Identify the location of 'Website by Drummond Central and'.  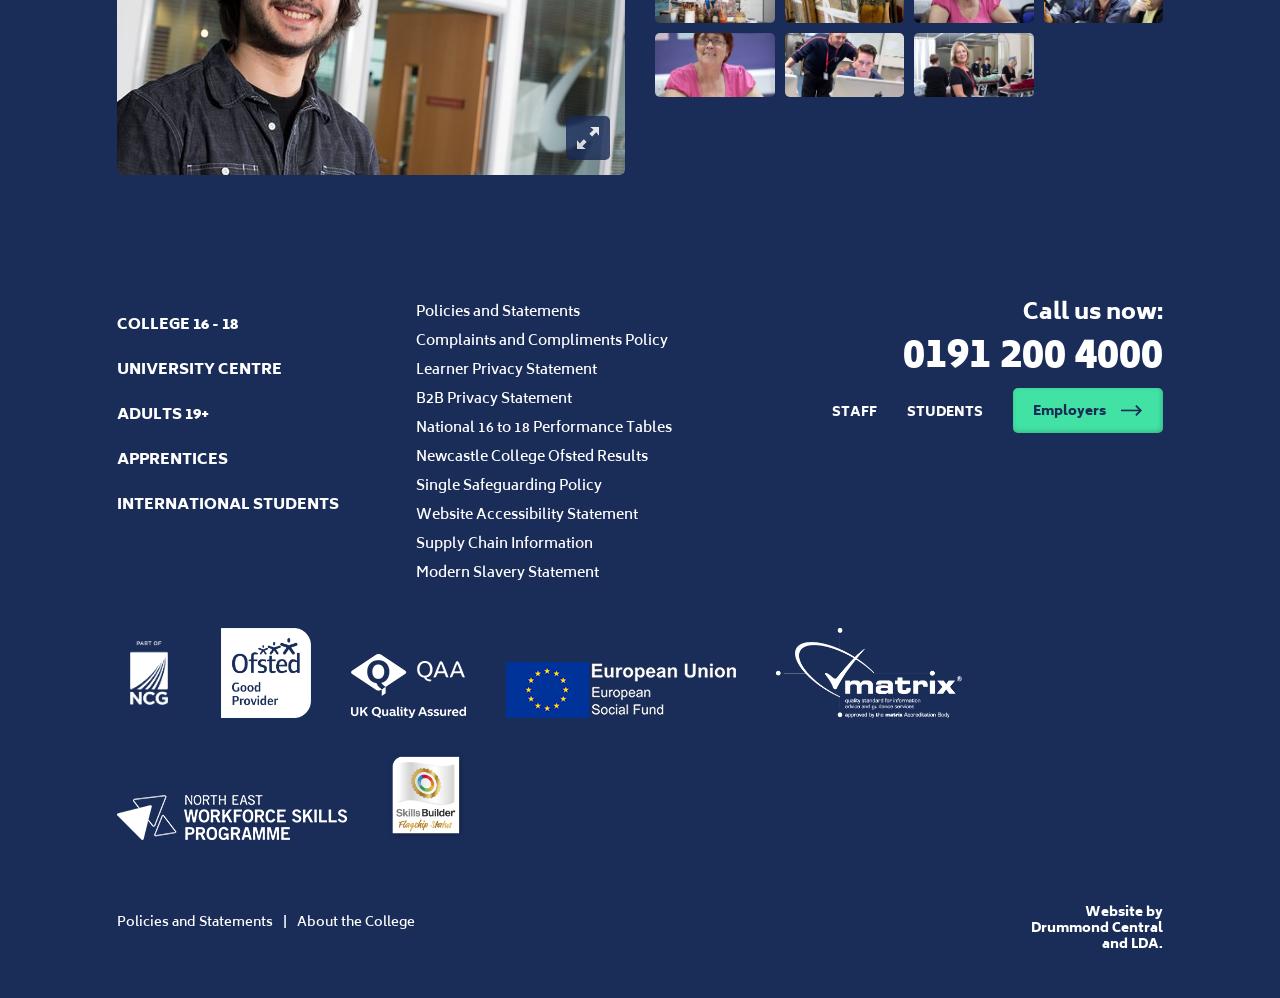
(1094, 926).